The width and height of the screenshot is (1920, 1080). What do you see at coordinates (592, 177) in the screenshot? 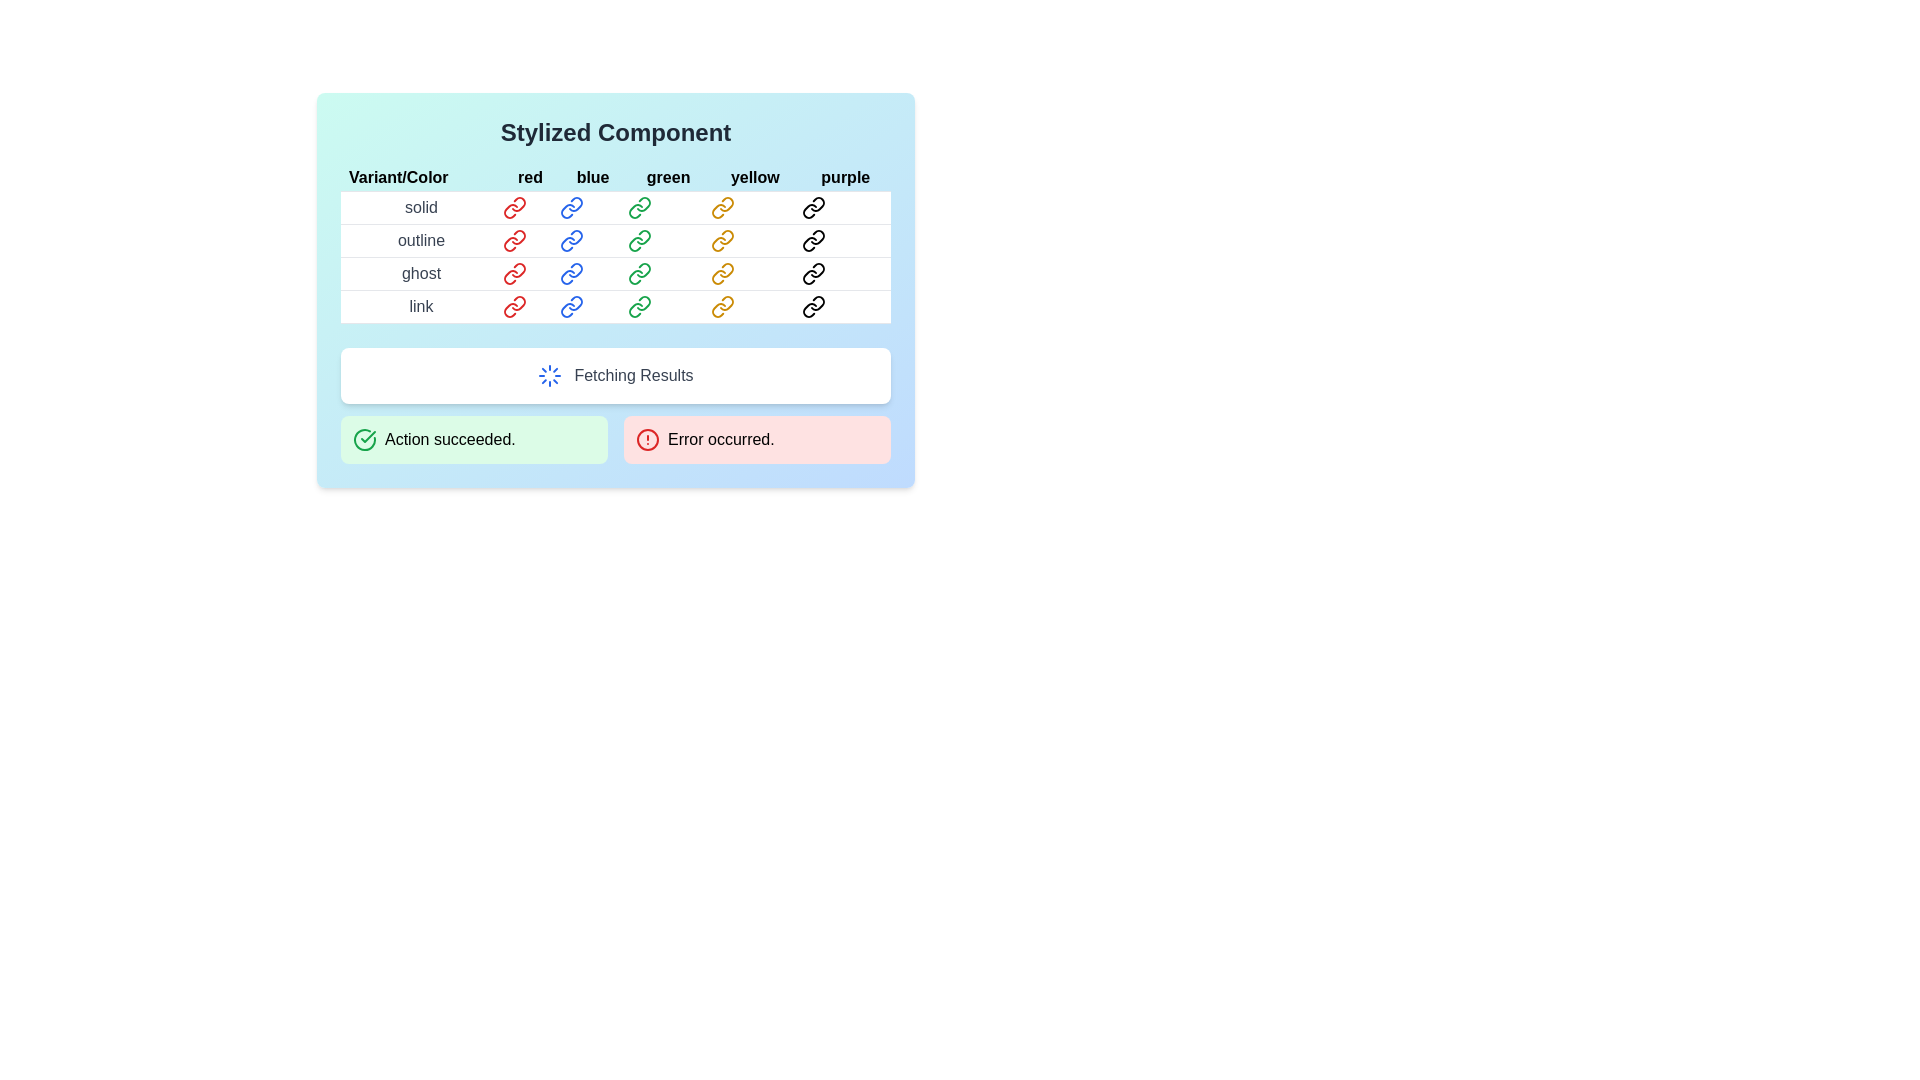
I see `the text label displaying the word 'blue', which is styled with a bold black font and located in the second column of the 'Variant/Color' row in the table layout` at bounding box center [592, 177].